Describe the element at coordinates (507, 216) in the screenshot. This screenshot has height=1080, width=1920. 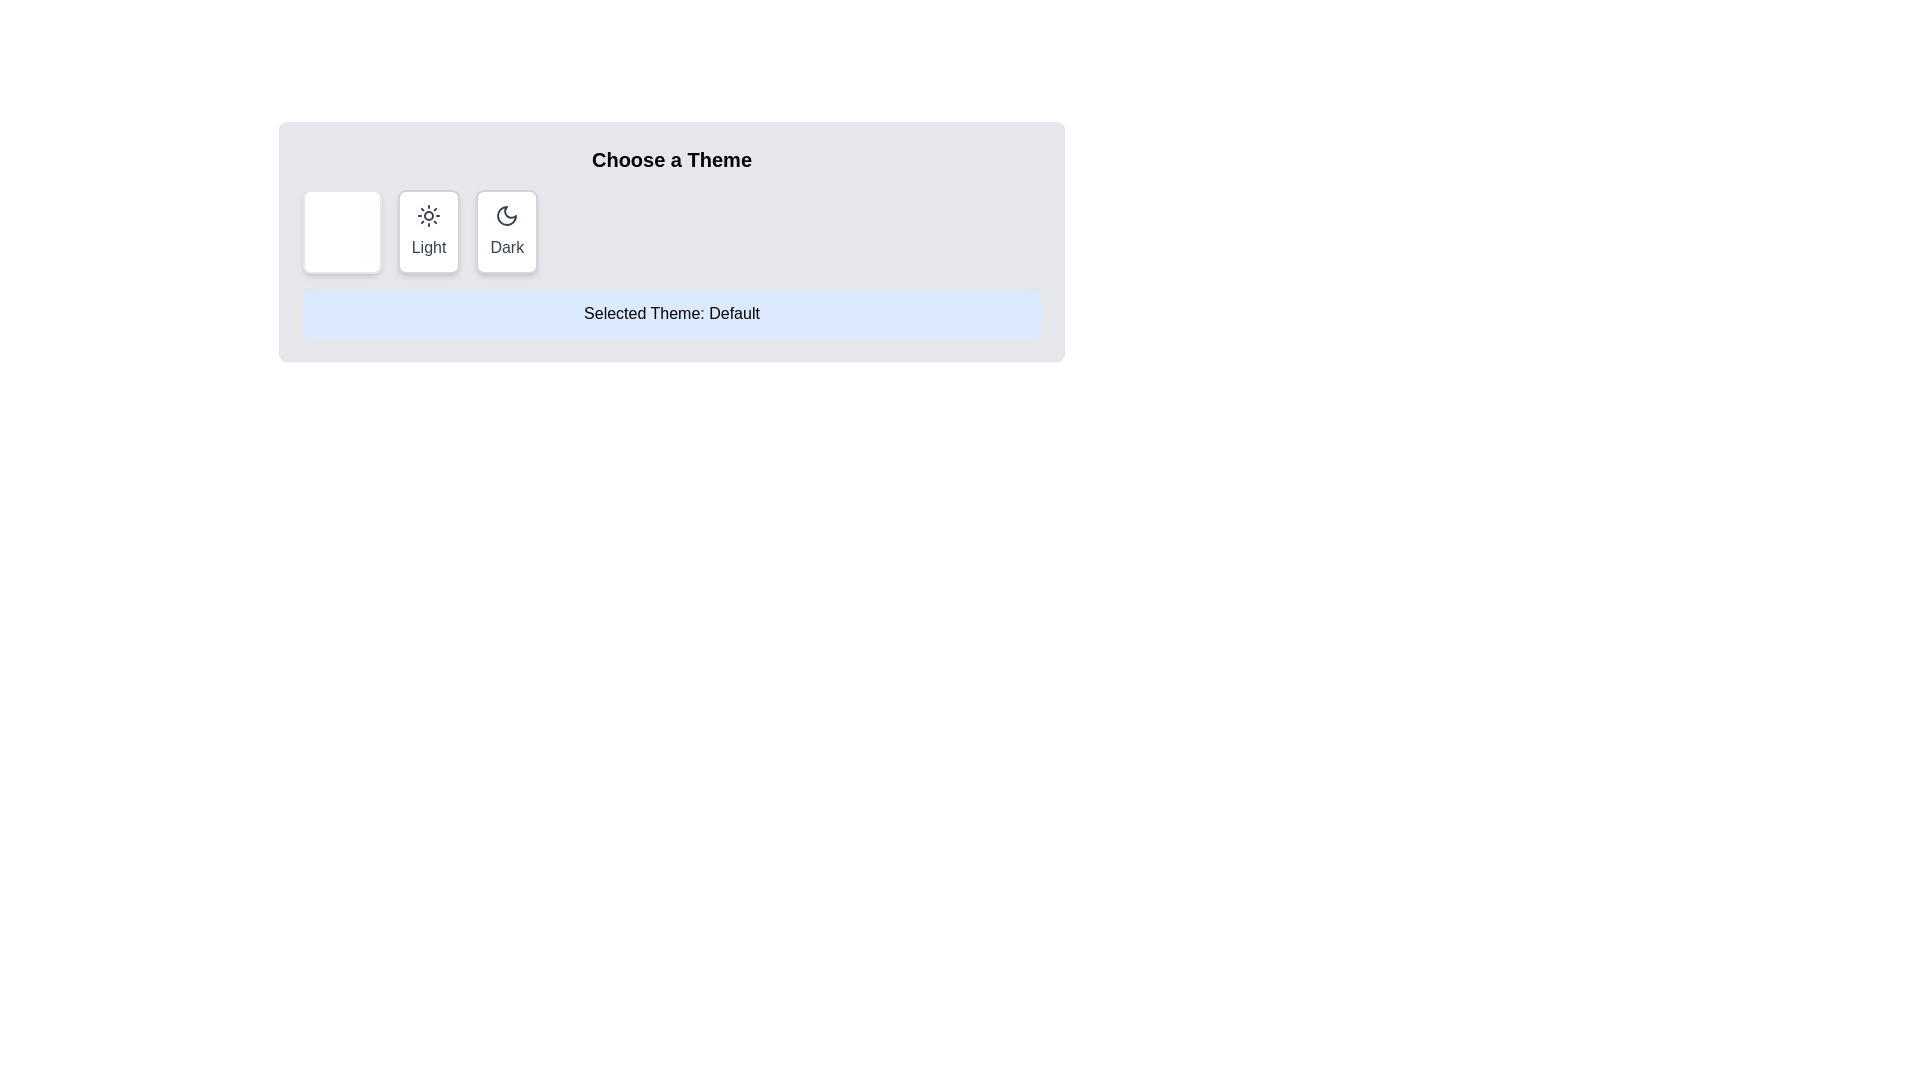
I see `the crescent moon-shaped icon, which is part of the 'Dark' theme button located between the 'Light' button and a blank space` at that location.